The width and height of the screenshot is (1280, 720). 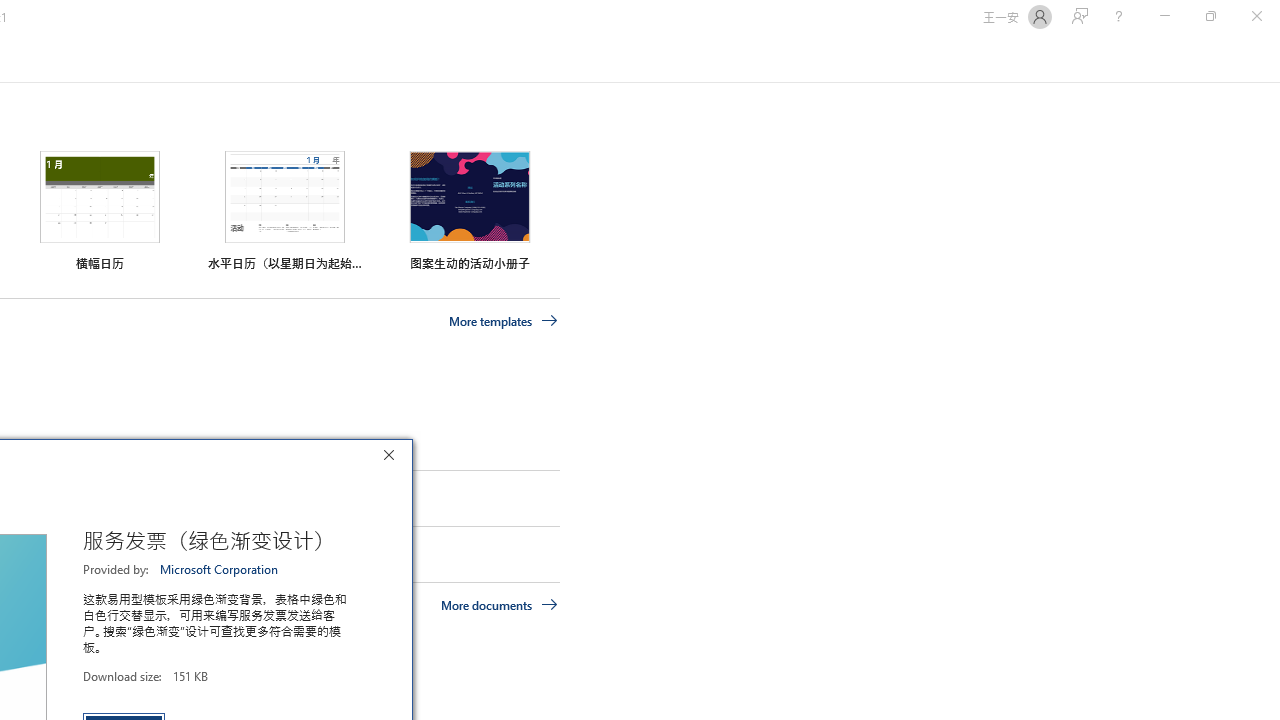 I want to click on 'Microsoft Corporation', so click(x=220, y=569).